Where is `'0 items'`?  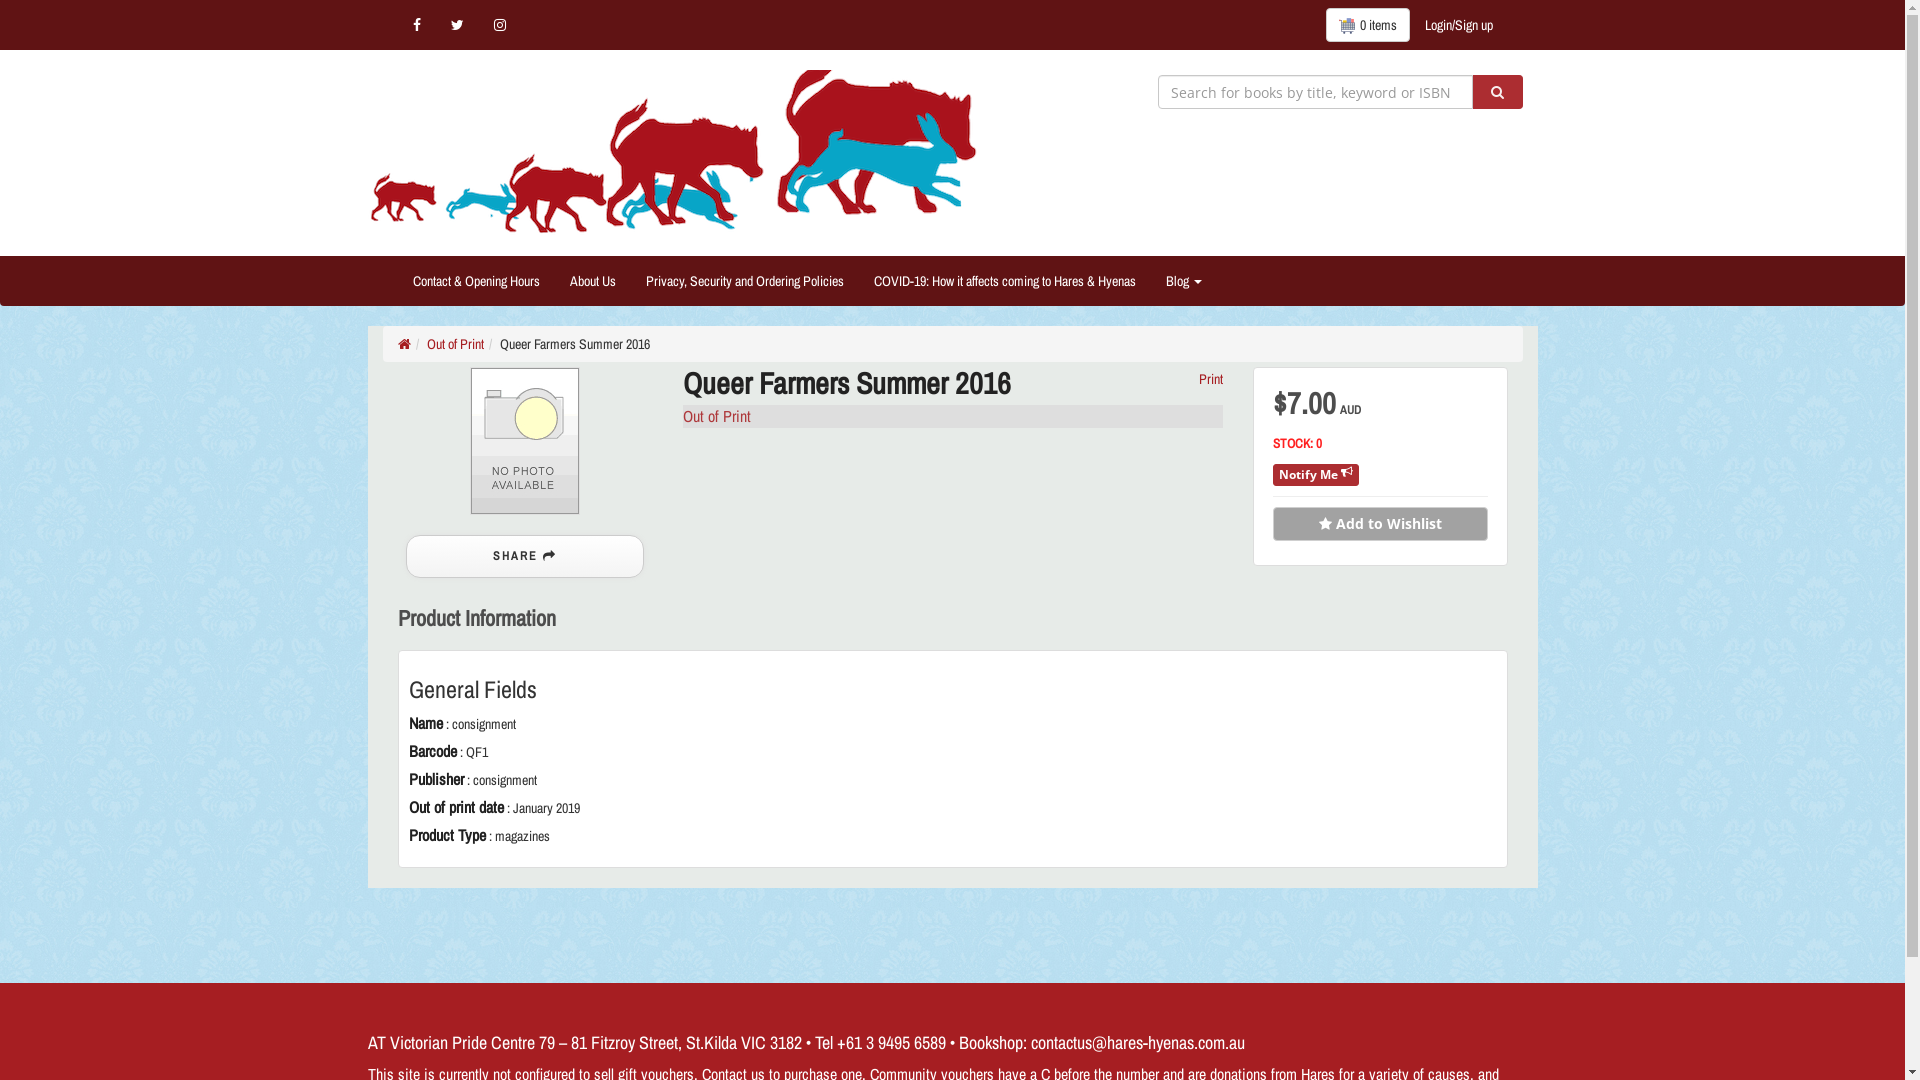 '0 items' is located at coordinates (1367, 24).